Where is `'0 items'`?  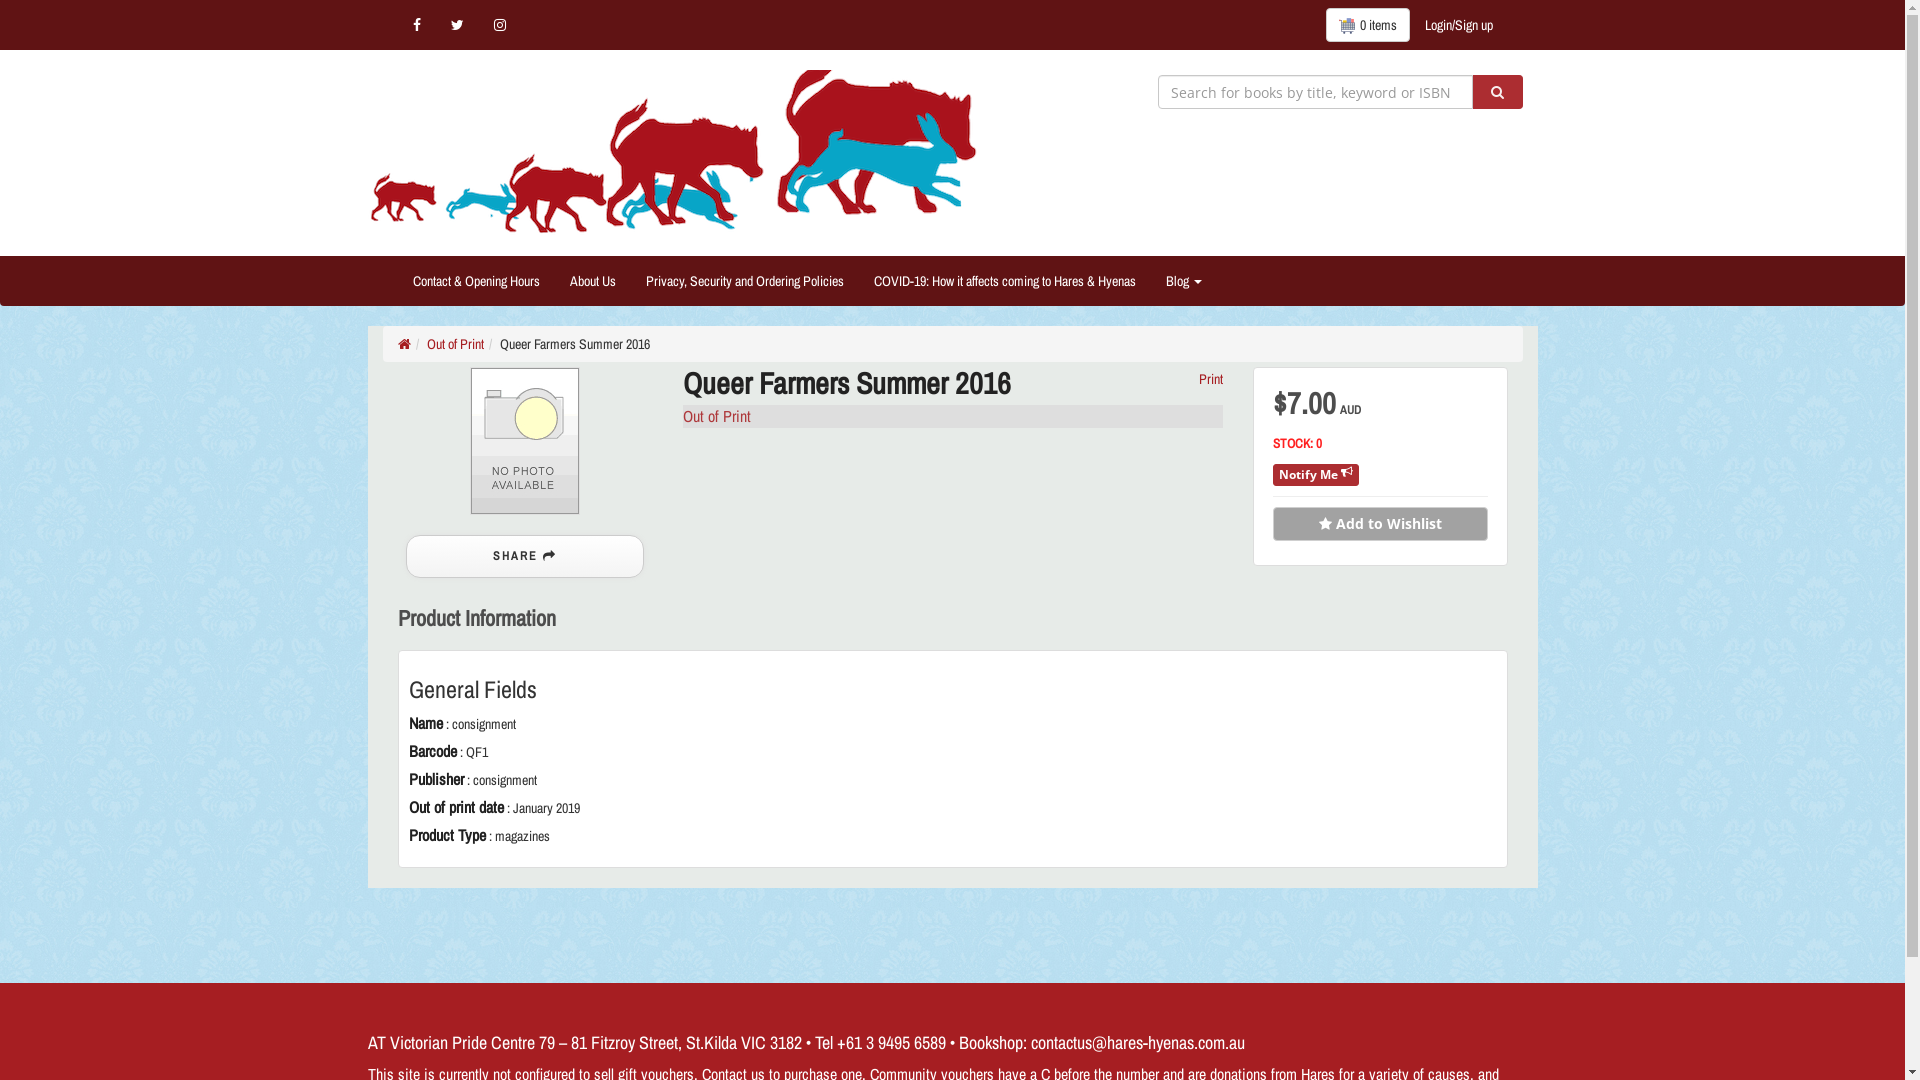 '0 items' is located at coordinates (1367, 24).